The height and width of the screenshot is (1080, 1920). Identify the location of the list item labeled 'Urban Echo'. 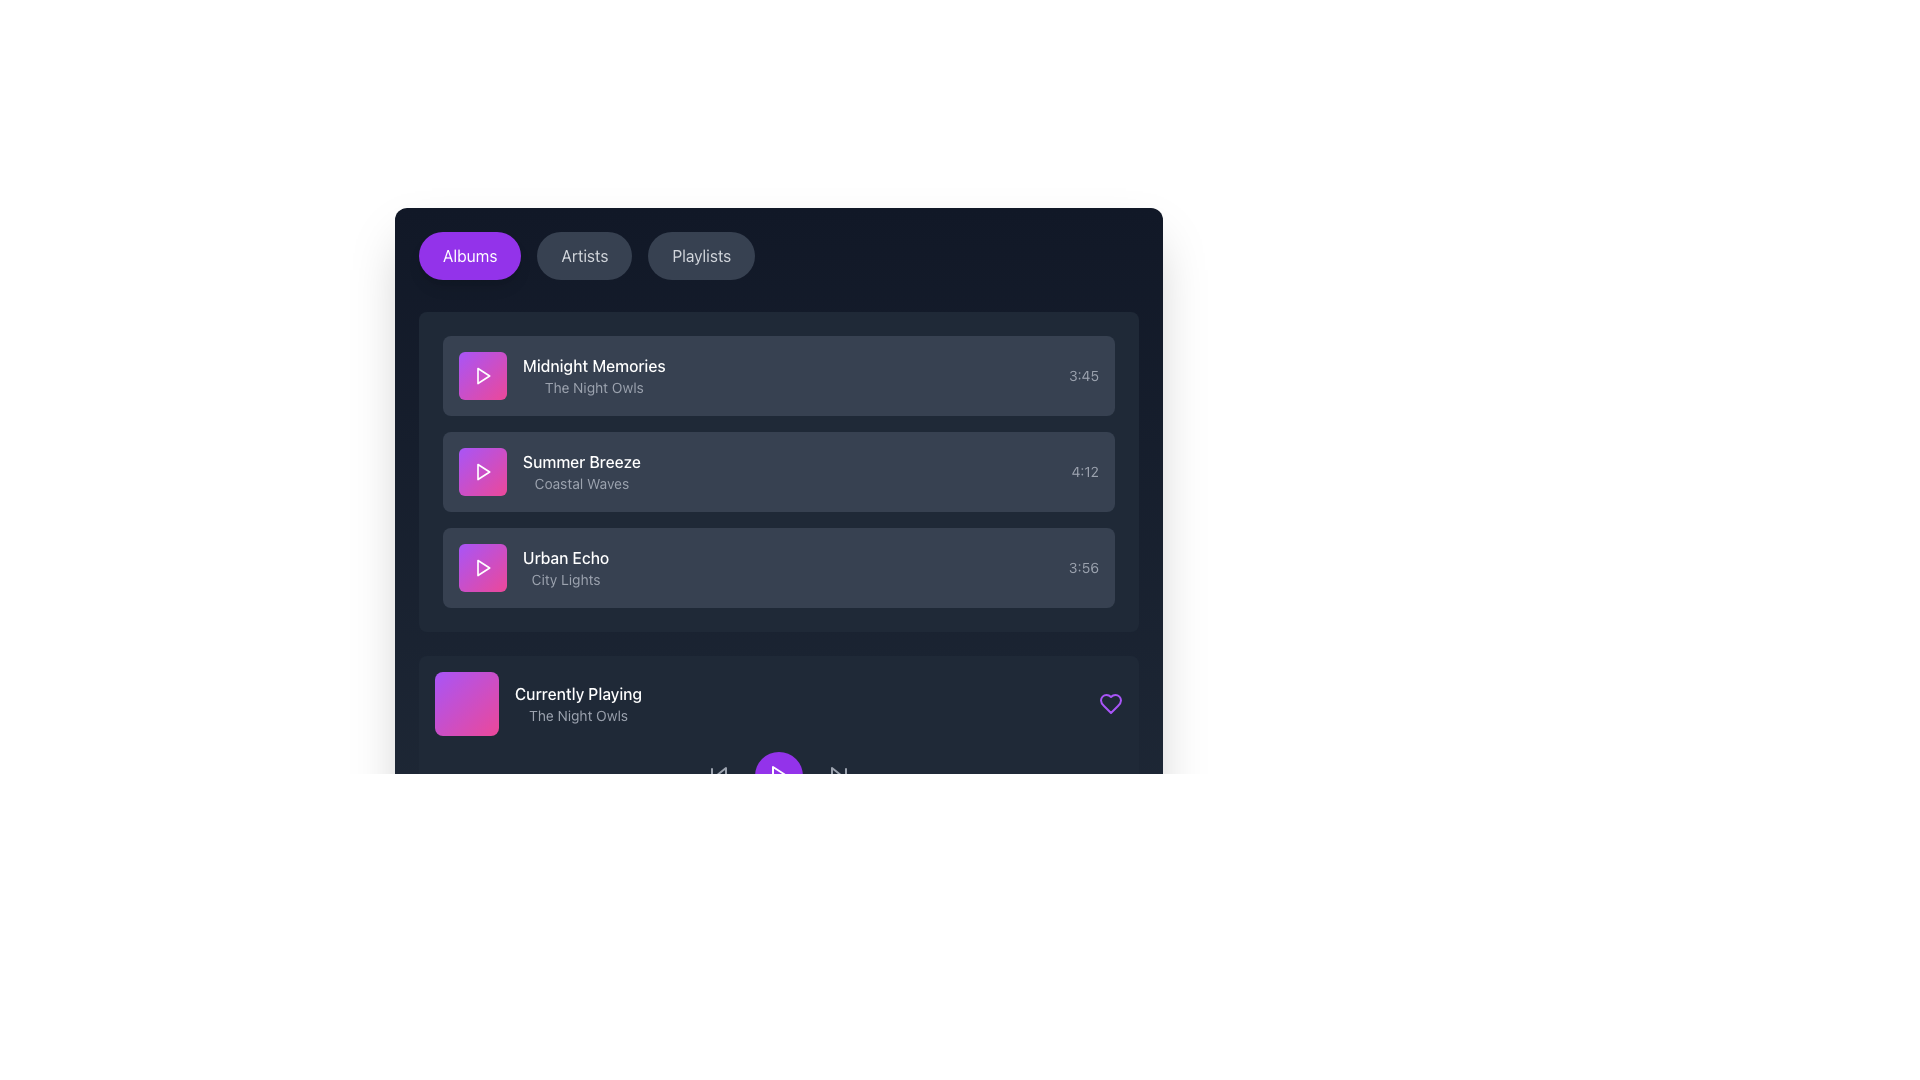
(777, 567).